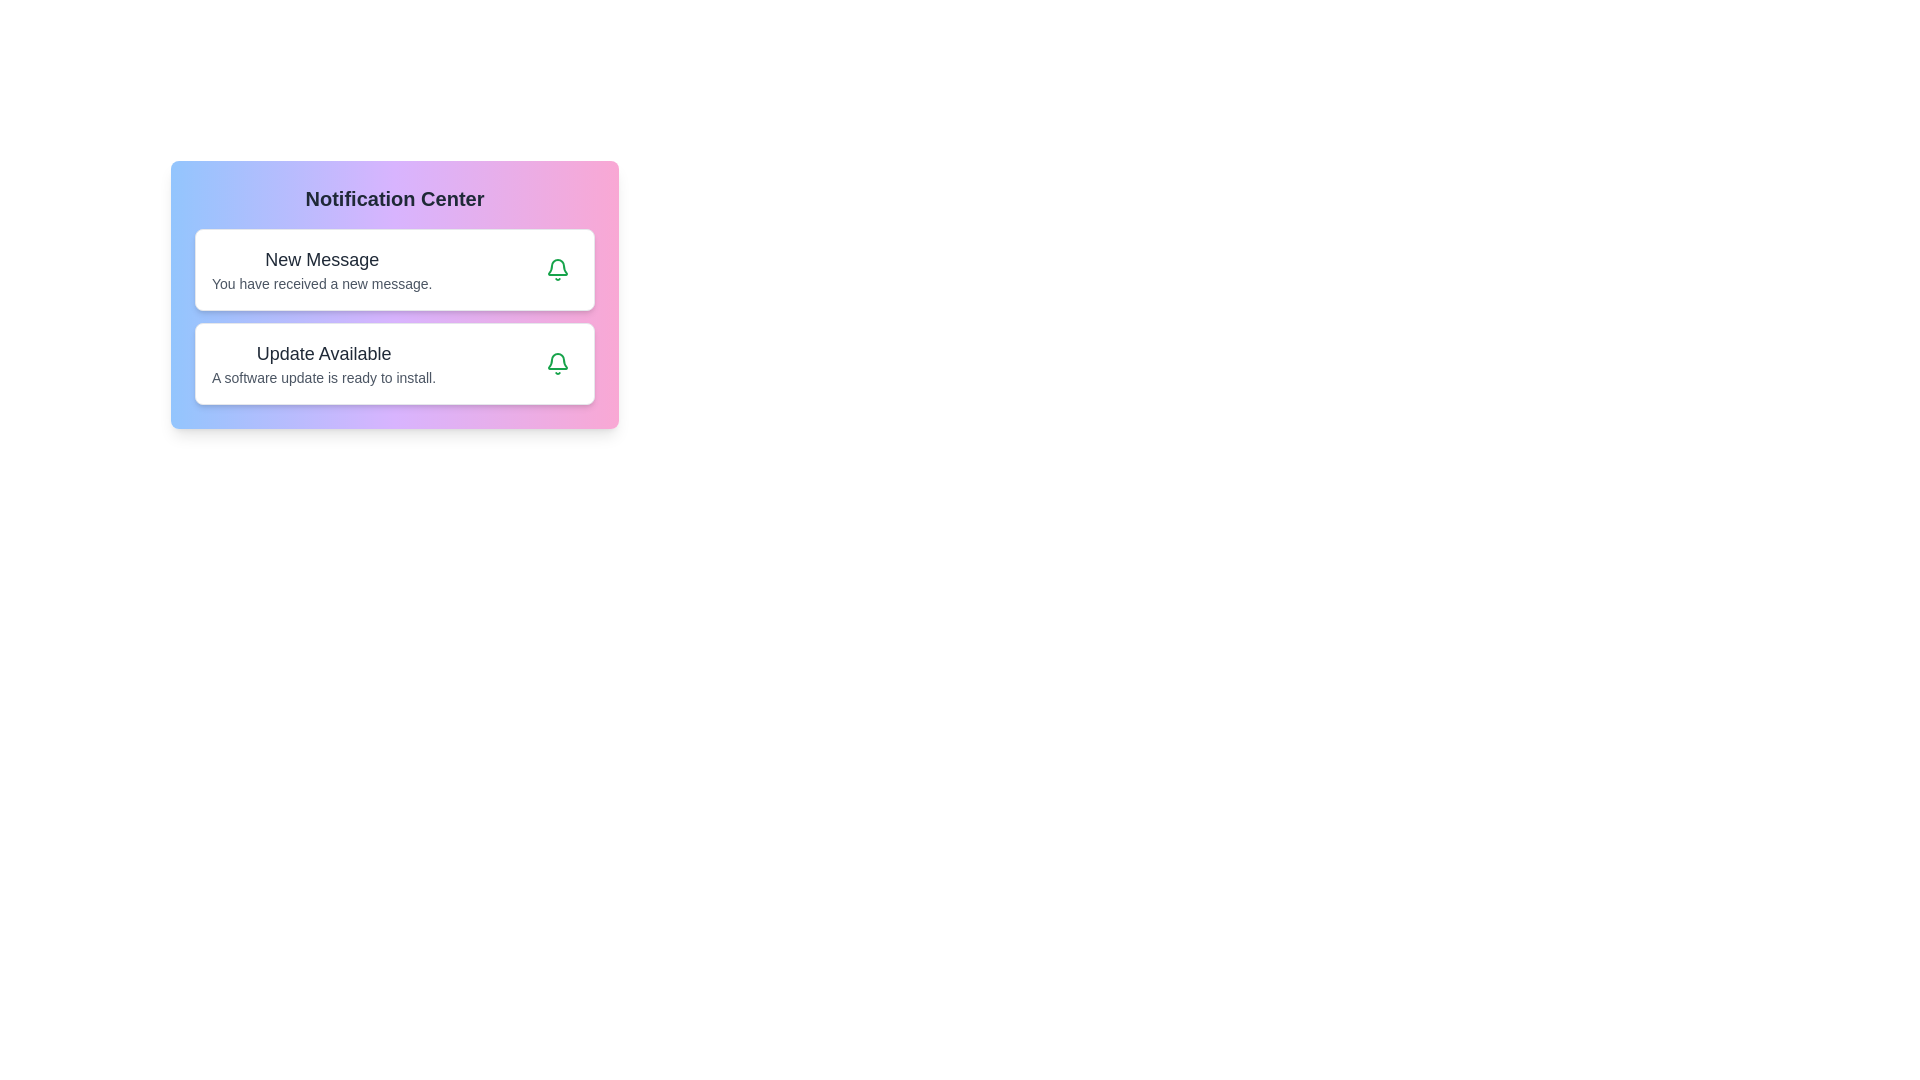 The width and height of the screenshot is (1920, 1080). What do you see at coordinates (322, 284) in the screenshot?
I see `descriptive text label that states 'You have received a new message.' which is styled in a smaller, gray-colored font, located directly below the heading 'New Message' in the Notification Center` at bounding box center [322, 284].